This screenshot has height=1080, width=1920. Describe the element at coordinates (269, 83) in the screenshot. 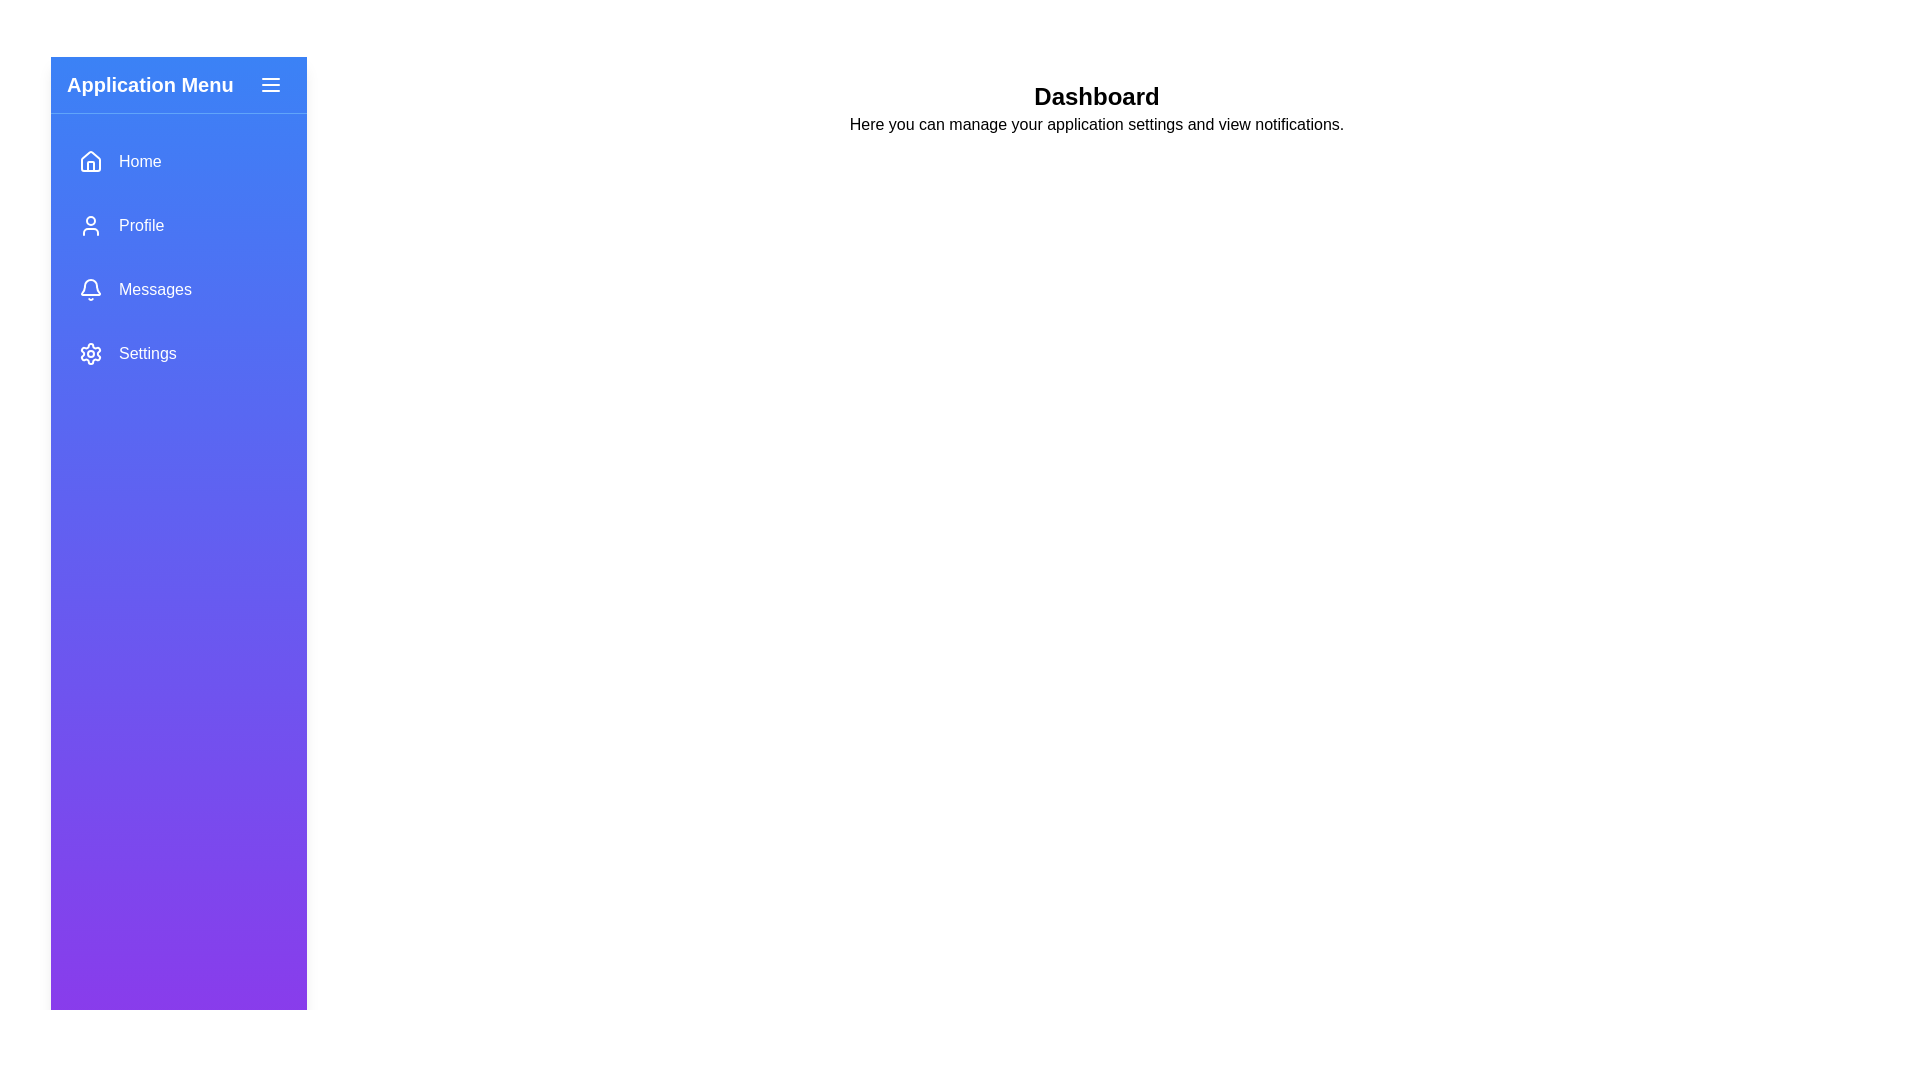

I see `the menu icon, which is a three-line icon styled with a white stroke against a blue background, located in the top-right corner of the sidebar panel adjacent to the 'Application Menu' header` at that location.